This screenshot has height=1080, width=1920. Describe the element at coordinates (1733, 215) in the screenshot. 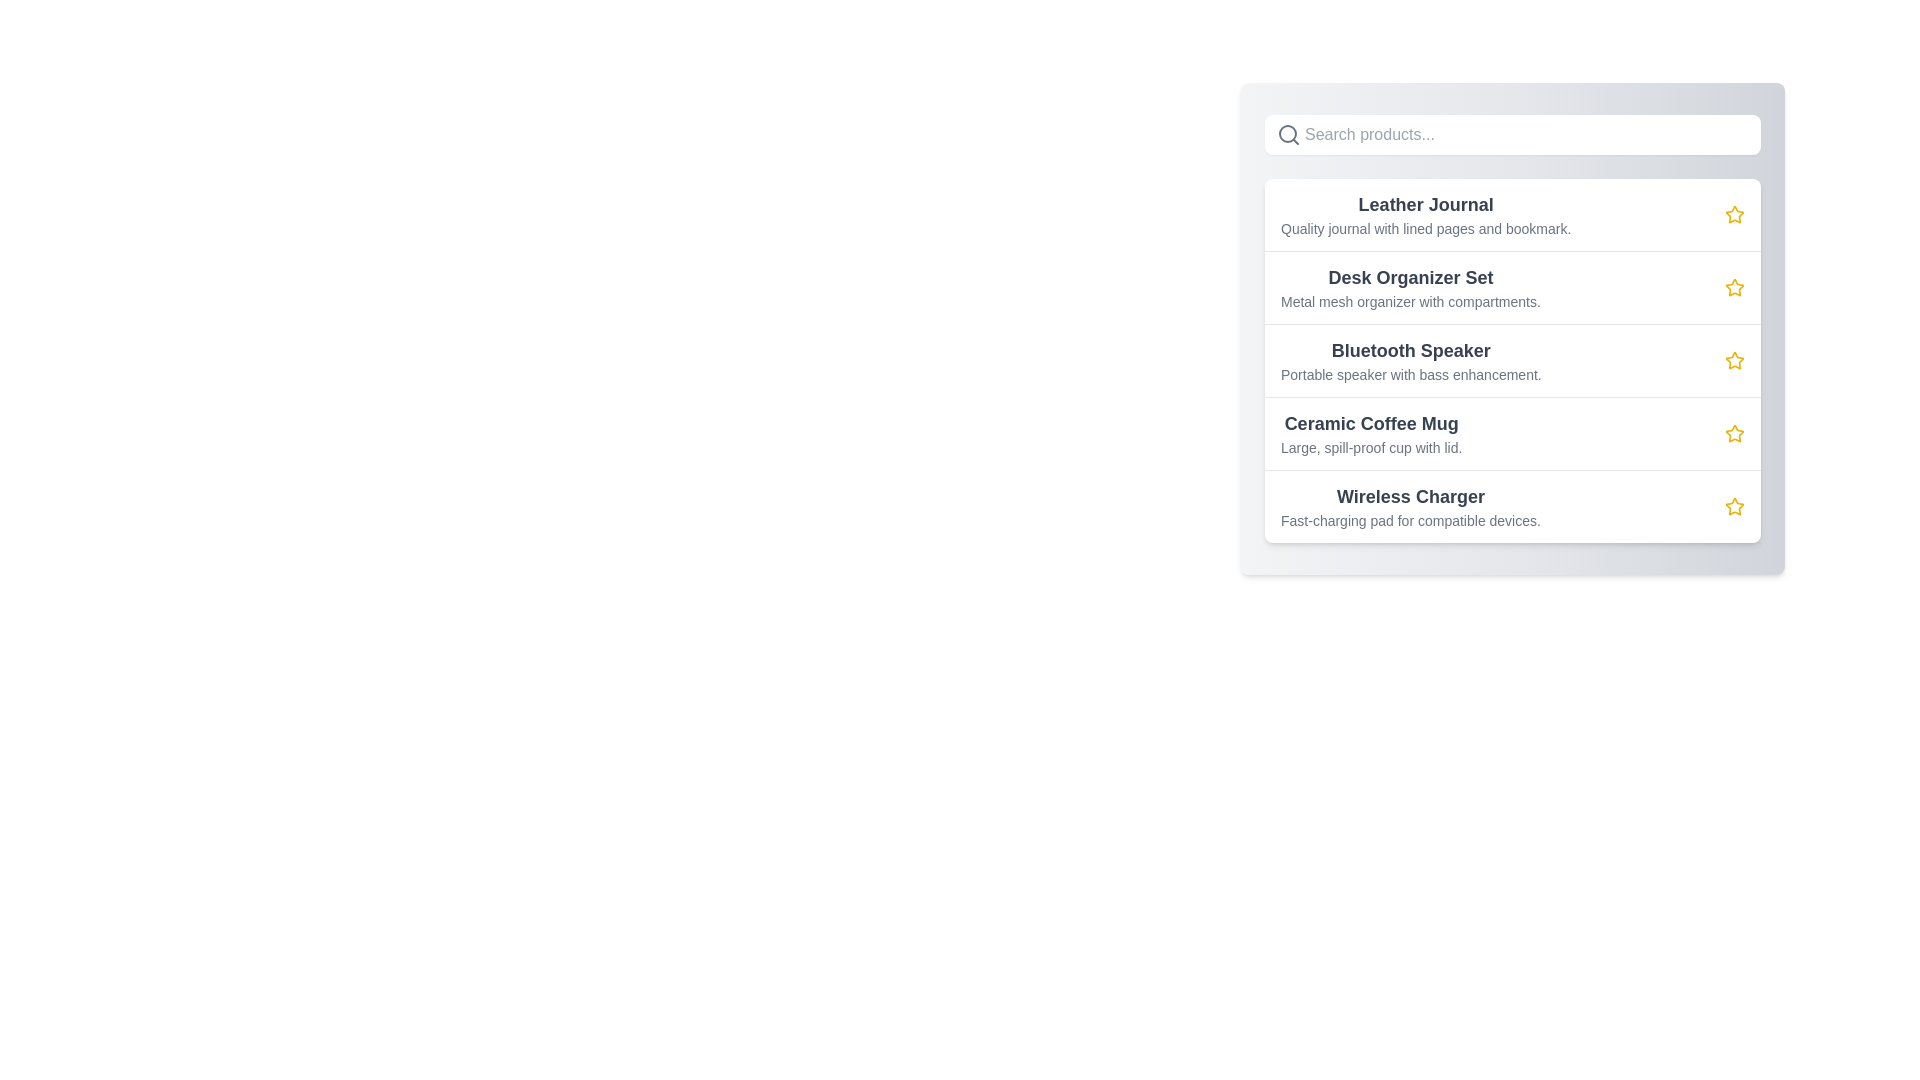

I see `the star icon located at the far right of the 'Leather Journal' label` at that location.